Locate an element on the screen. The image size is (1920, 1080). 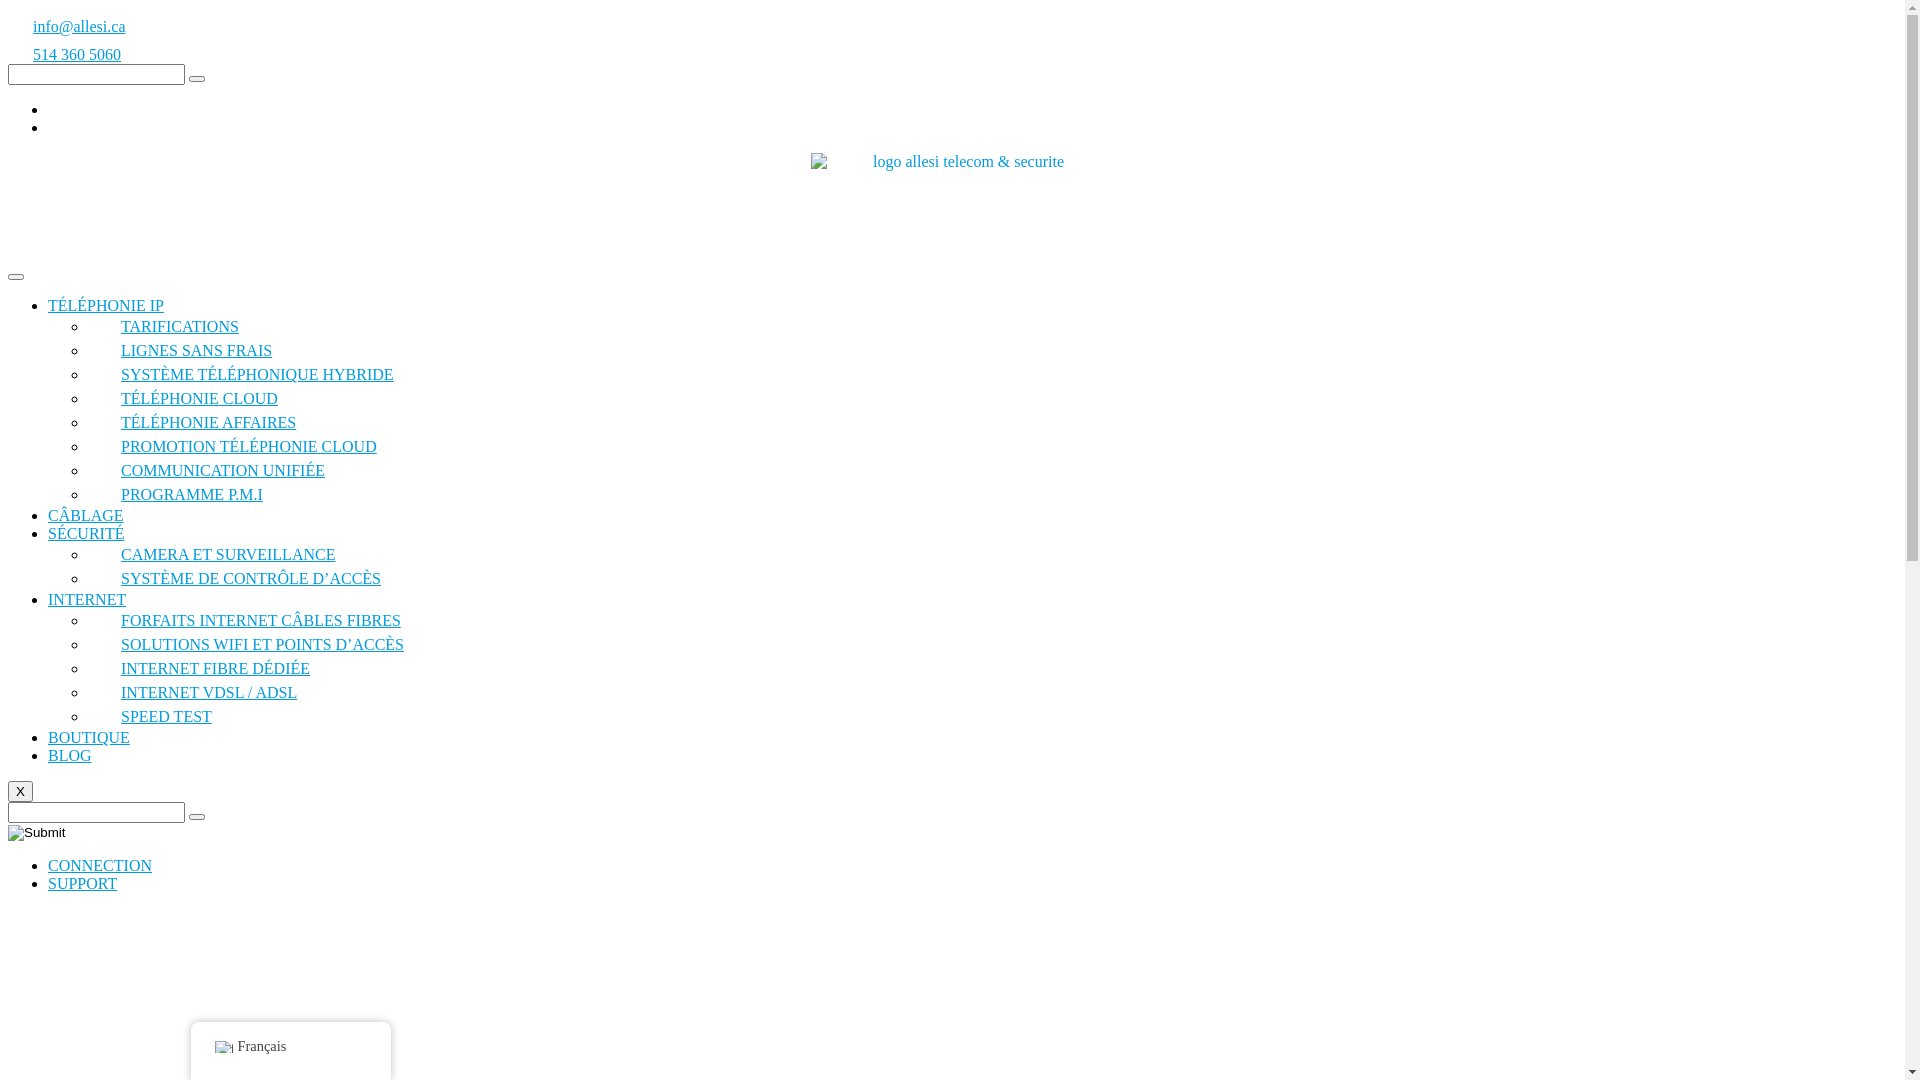
'BLOG' is located at coordinates (70, 755).